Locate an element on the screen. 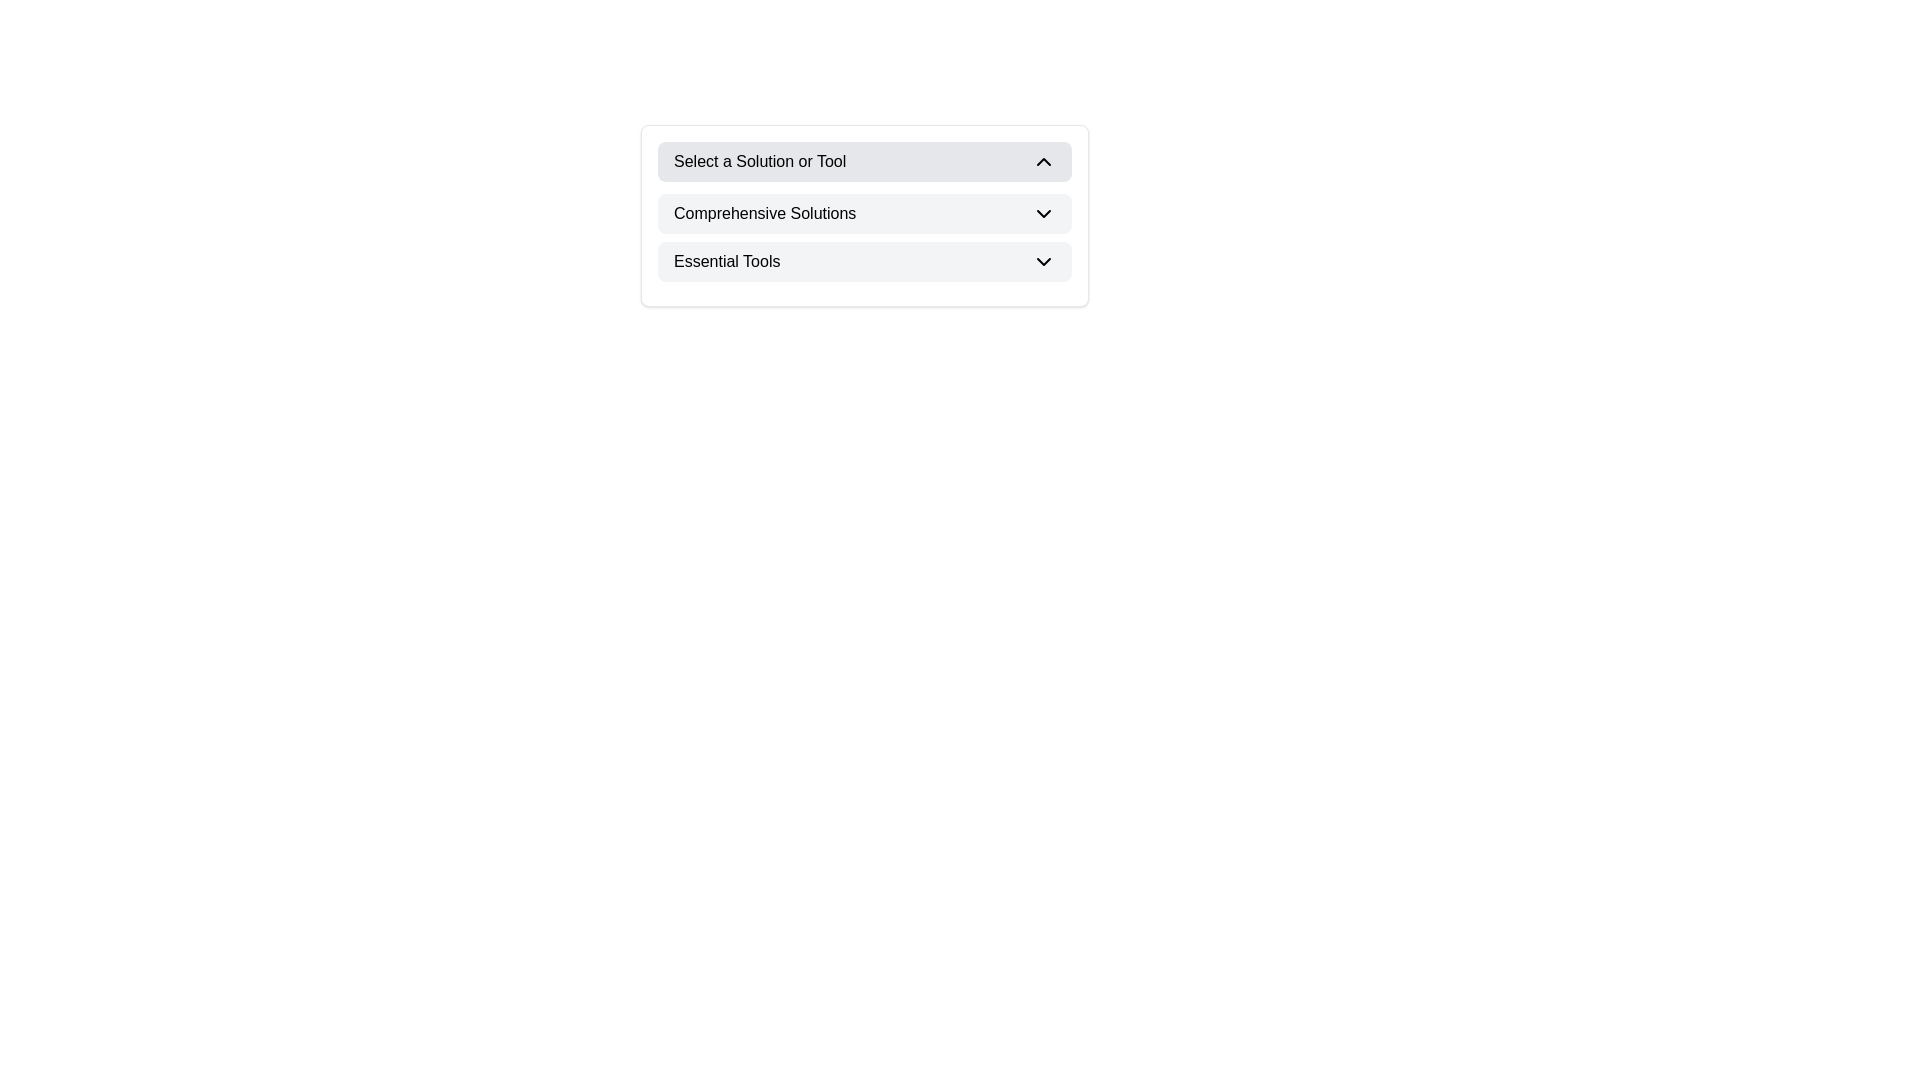 This screenshot has width=1920, height=1080. the dropdown toggle icon located to the right of the 'Essential Tools' text is located at coordinates (1042, 261).